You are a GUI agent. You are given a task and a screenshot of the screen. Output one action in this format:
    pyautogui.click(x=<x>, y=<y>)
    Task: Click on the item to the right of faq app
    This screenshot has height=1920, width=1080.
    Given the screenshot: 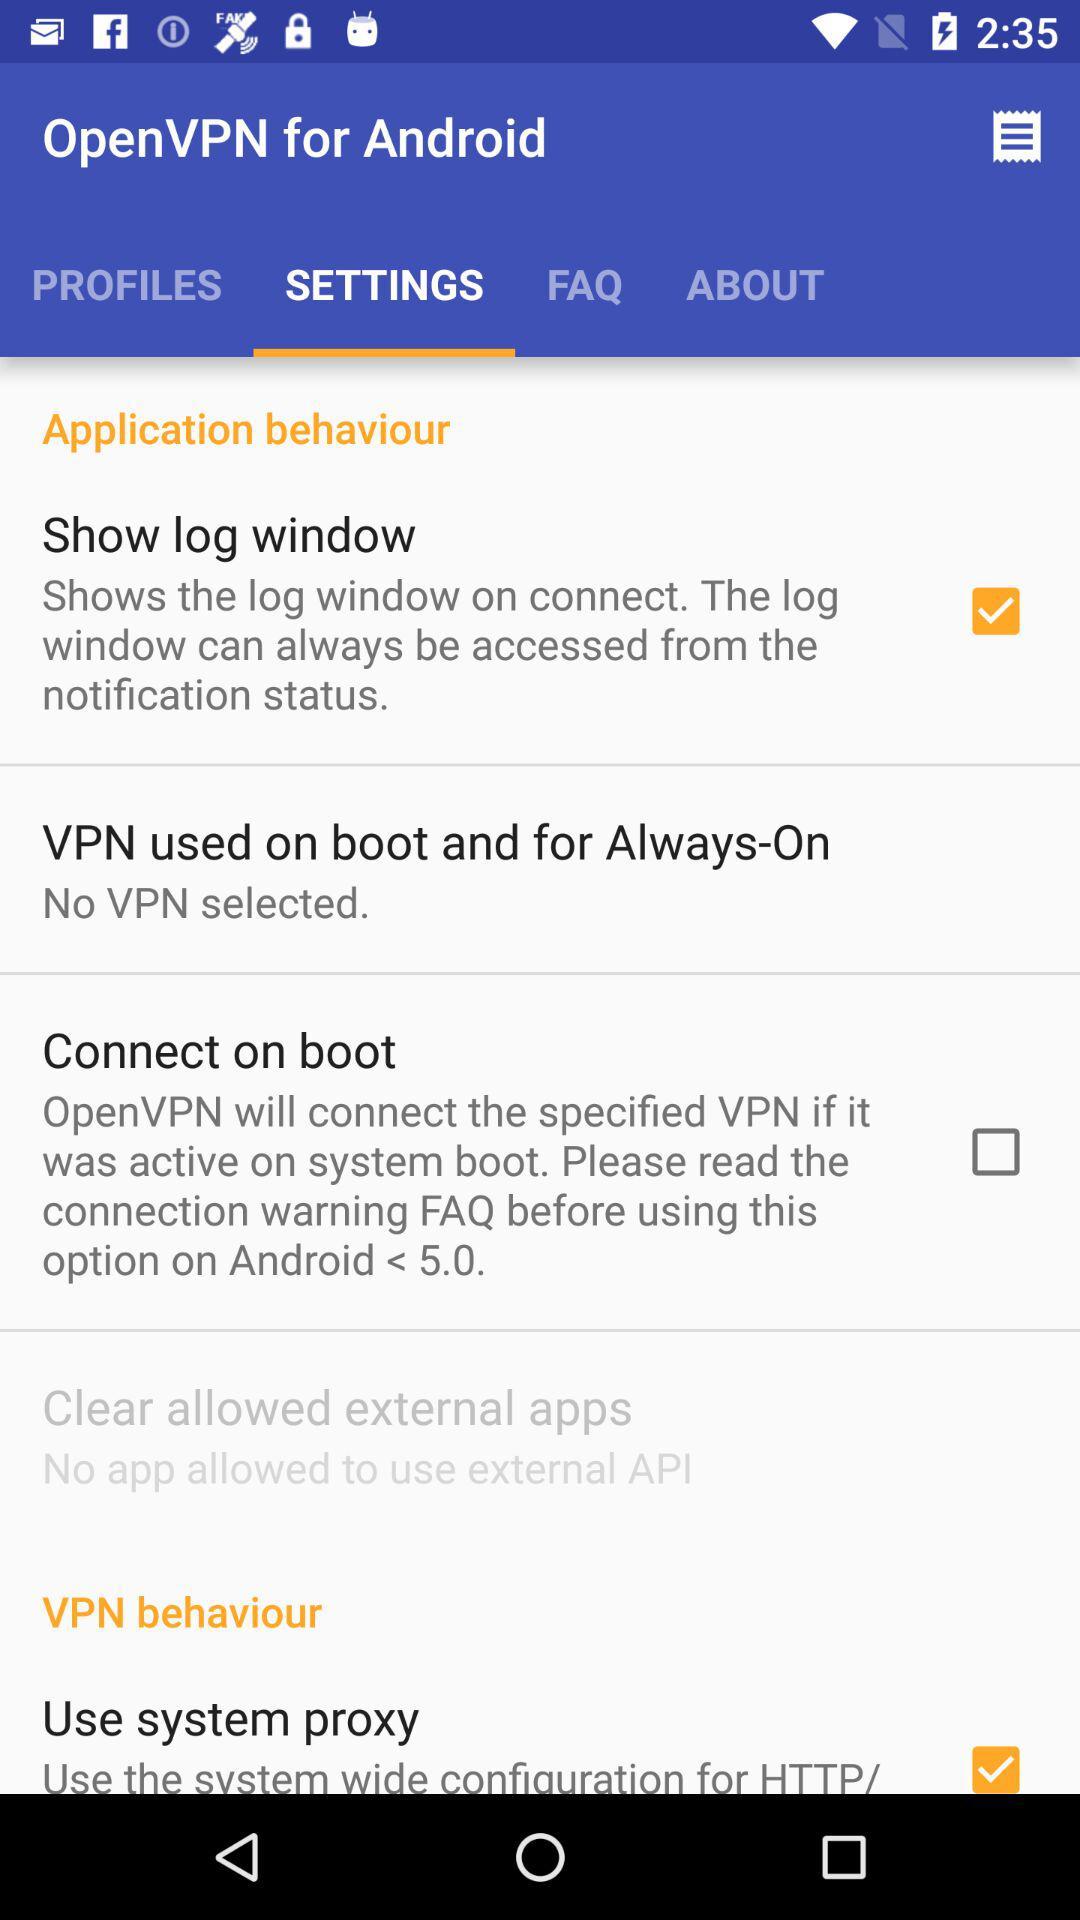 What is the action you would take?
    pyautogui.click(x=755, y=282)
    